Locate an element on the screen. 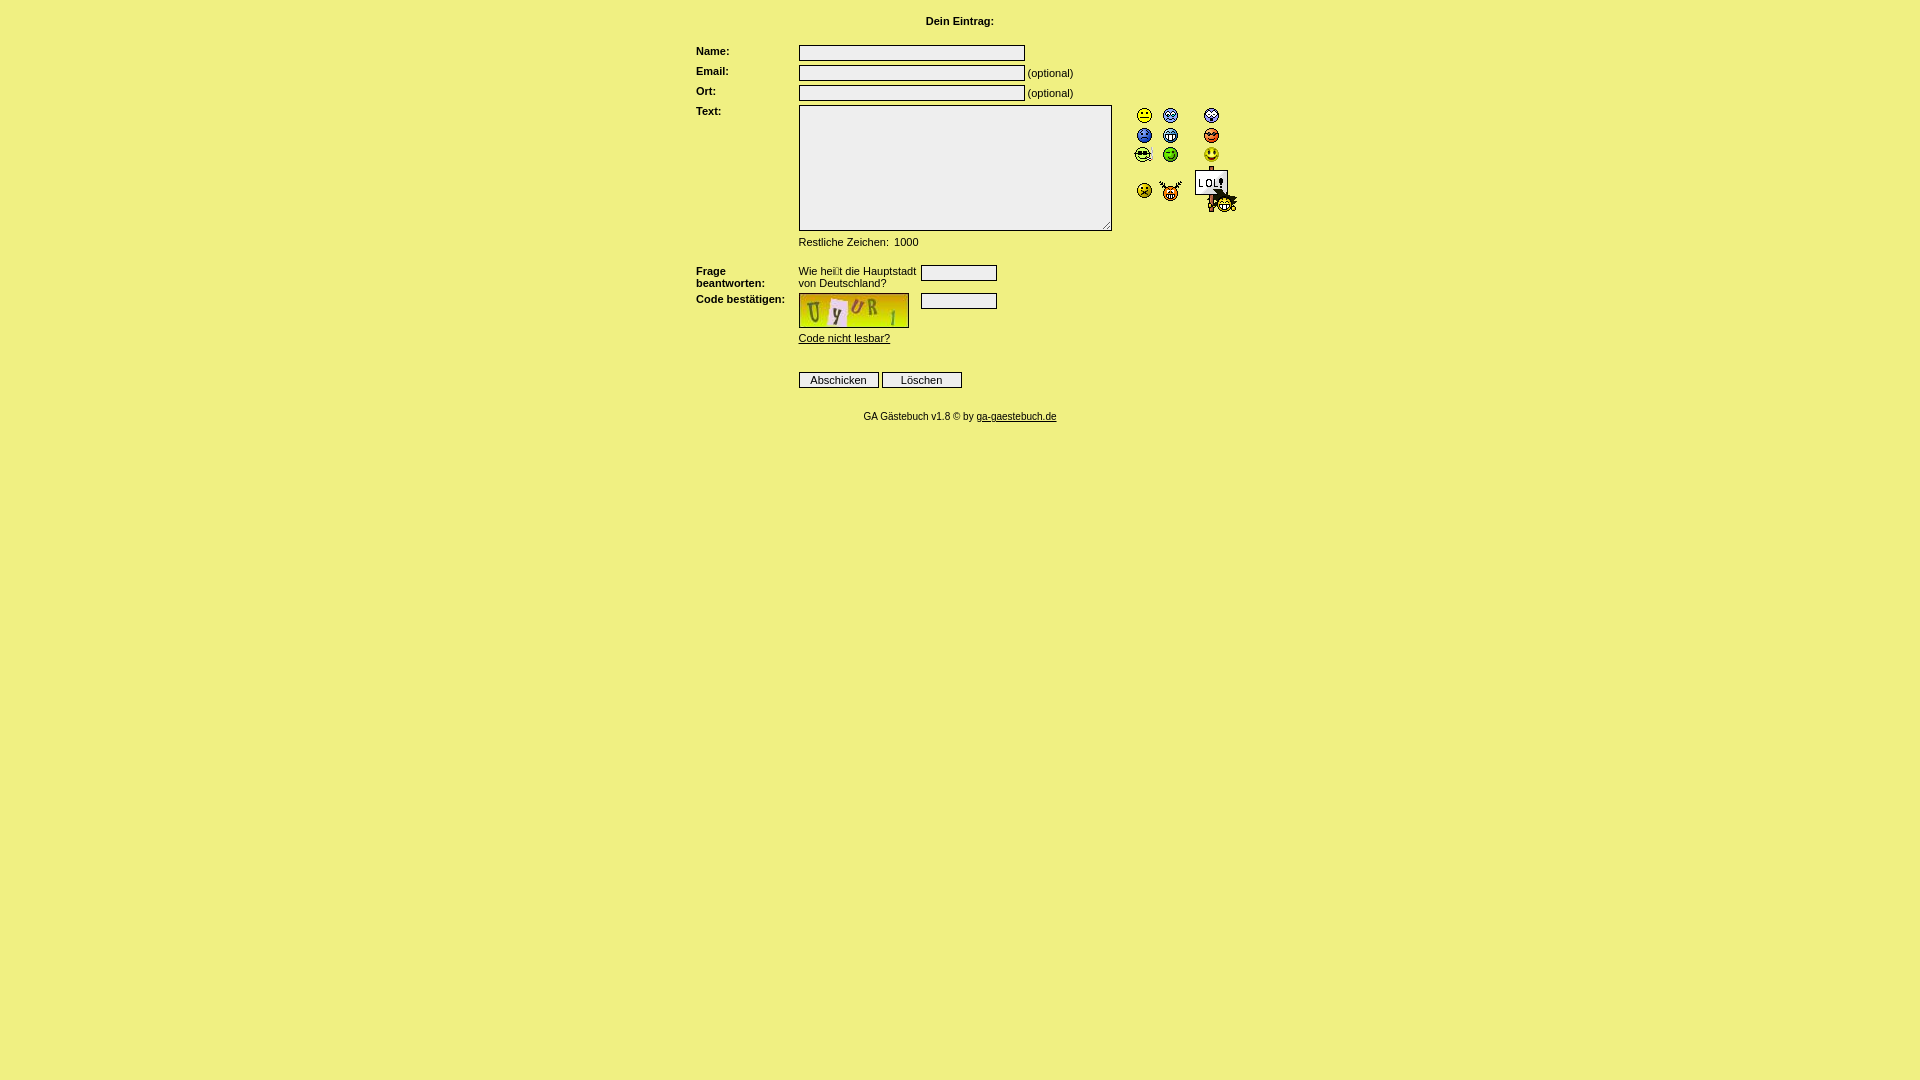 The image size is (1920, 1080). ';-)' is located at coordinates (1170, 153).